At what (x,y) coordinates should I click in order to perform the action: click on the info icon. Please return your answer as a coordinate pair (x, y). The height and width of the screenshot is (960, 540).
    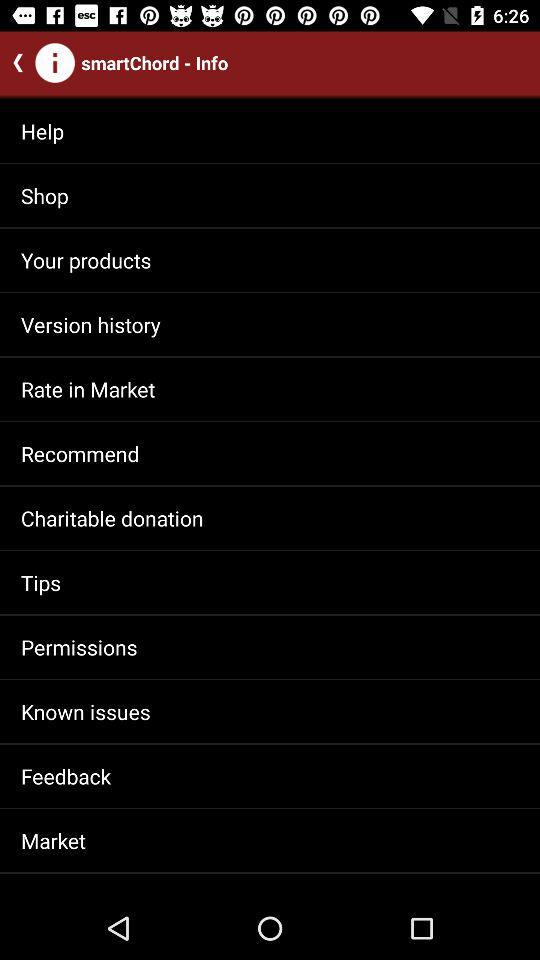
    Looking at the image, I should click on (55, 62).